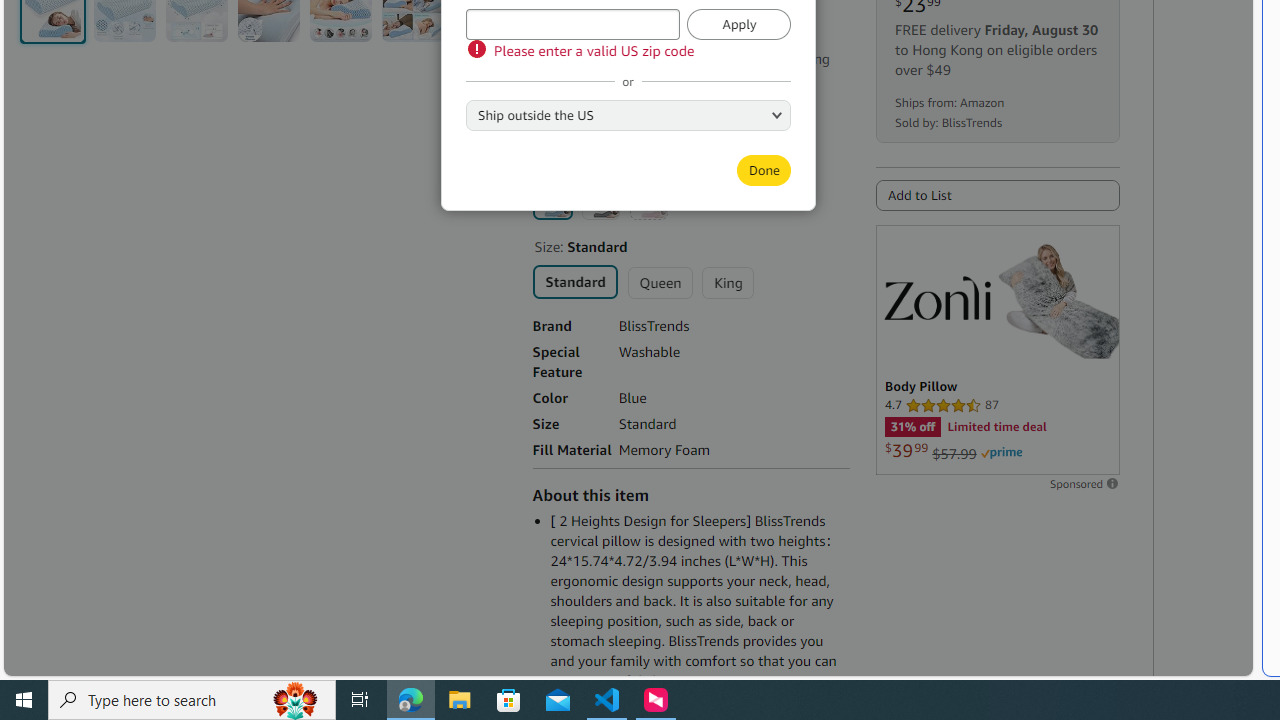  I want to click on 'AutomationID: GLUXCountryList', so click(627, 114).